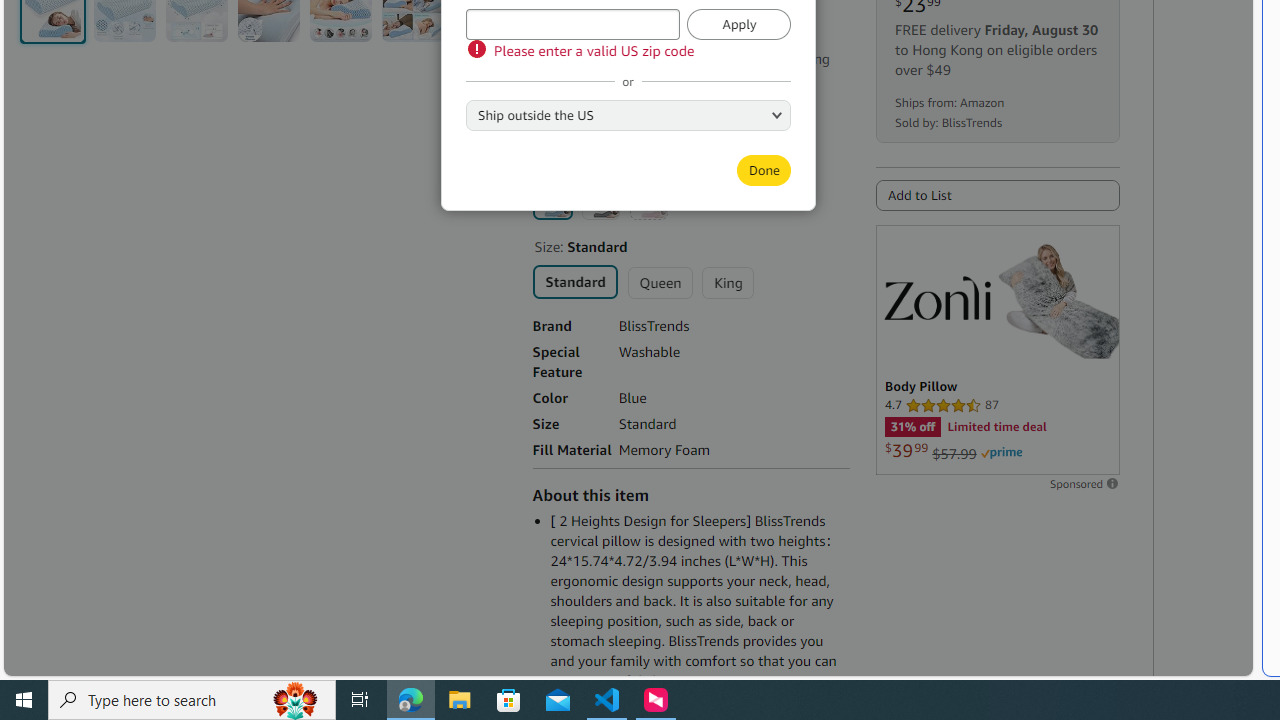  I want to click on 'AutomationID: GLUXCountryList', so click(627, 114).